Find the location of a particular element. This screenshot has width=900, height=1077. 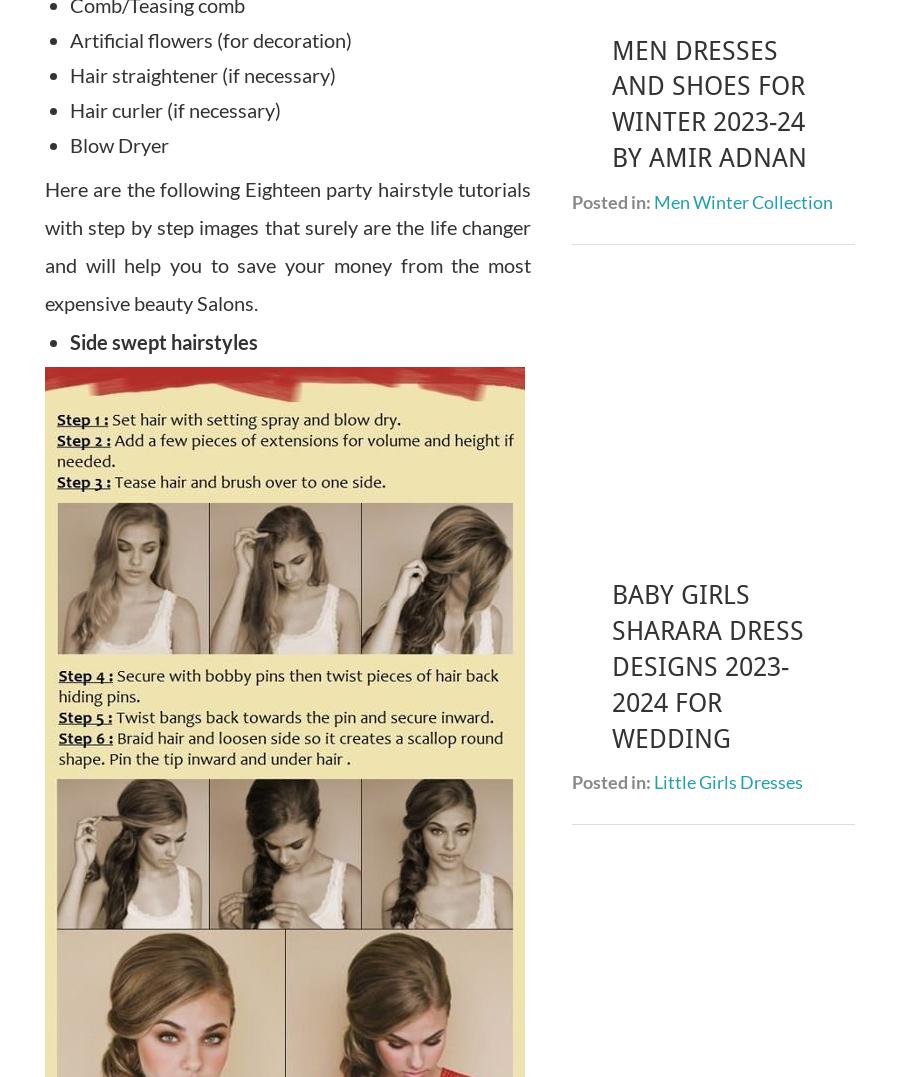

'Best Hijab Styles In Pakistani And Arabic Style For 2023-24' is located at coordinates (701, 659).